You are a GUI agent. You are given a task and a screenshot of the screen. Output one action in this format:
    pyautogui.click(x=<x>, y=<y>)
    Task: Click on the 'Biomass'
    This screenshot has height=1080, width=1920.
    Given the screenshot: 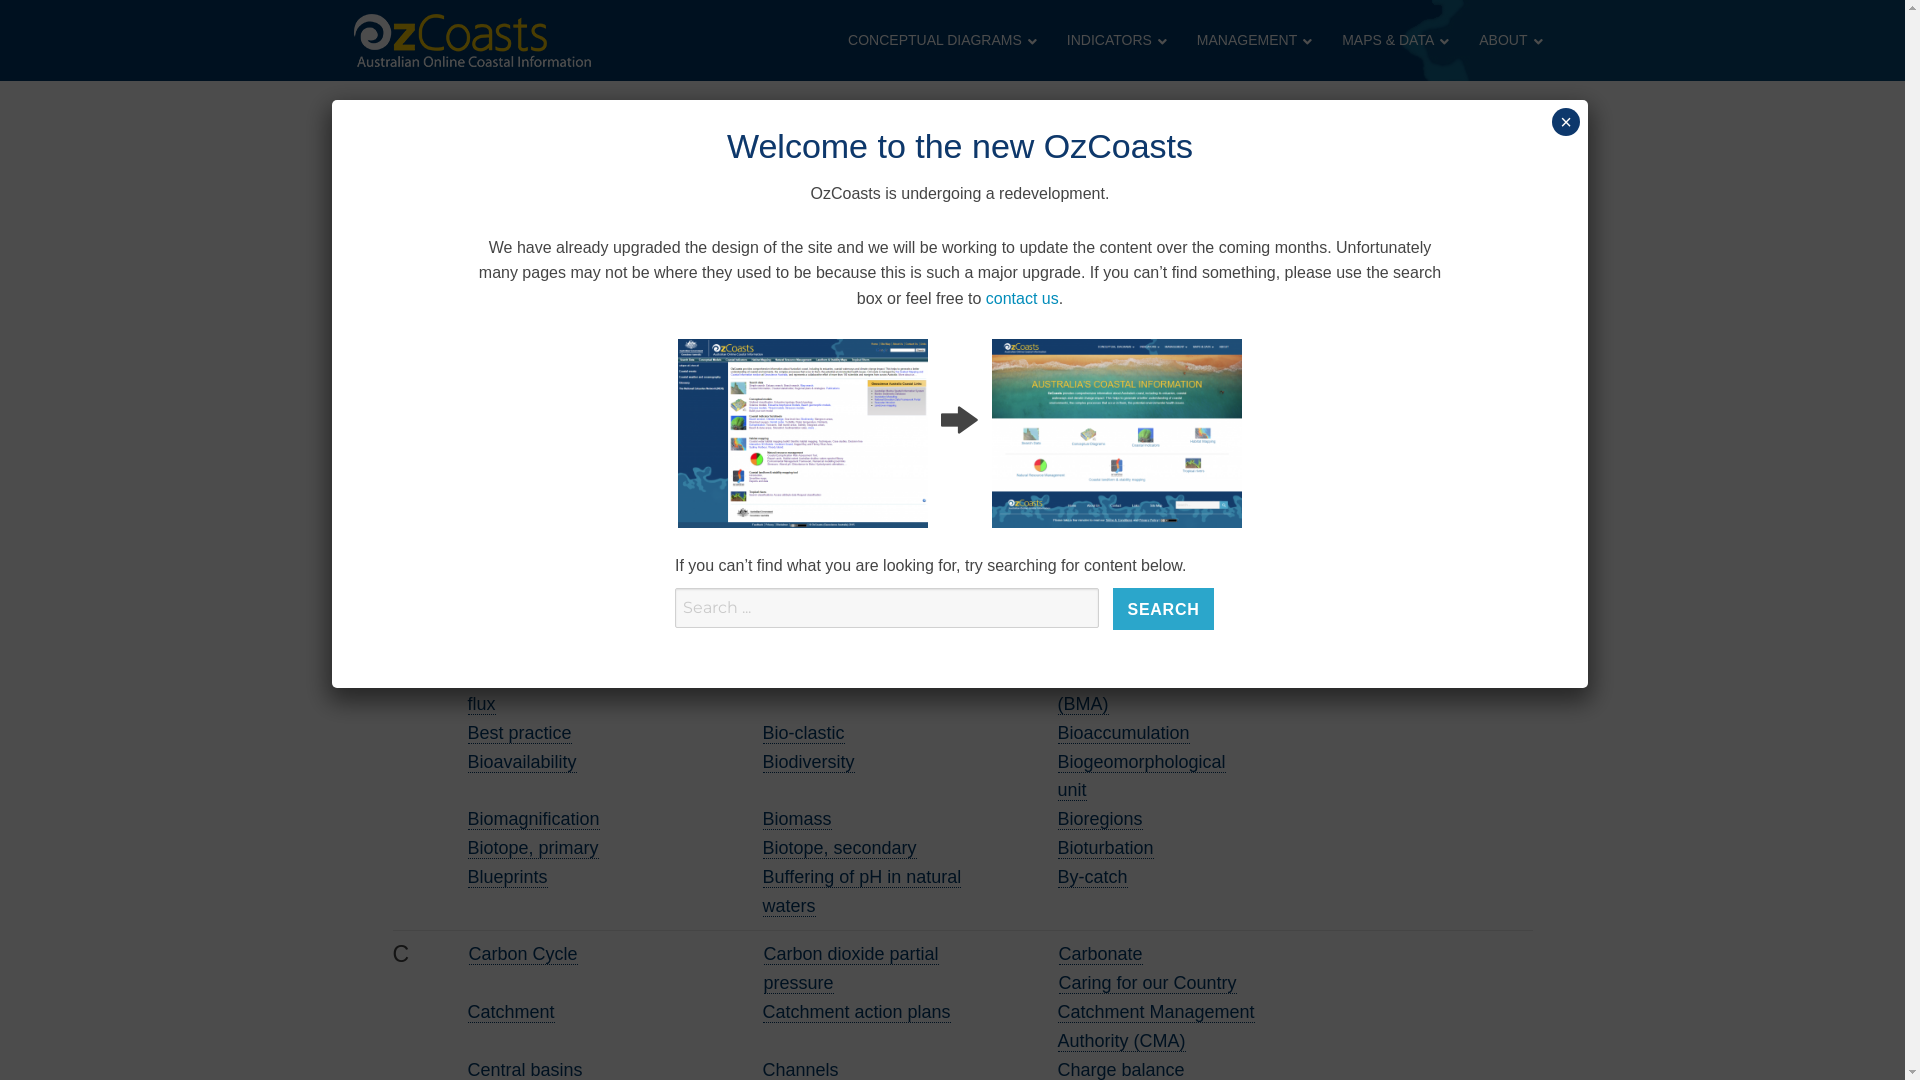 What is the action you would take?
    pyautogui.click(x=795, y=819)
    